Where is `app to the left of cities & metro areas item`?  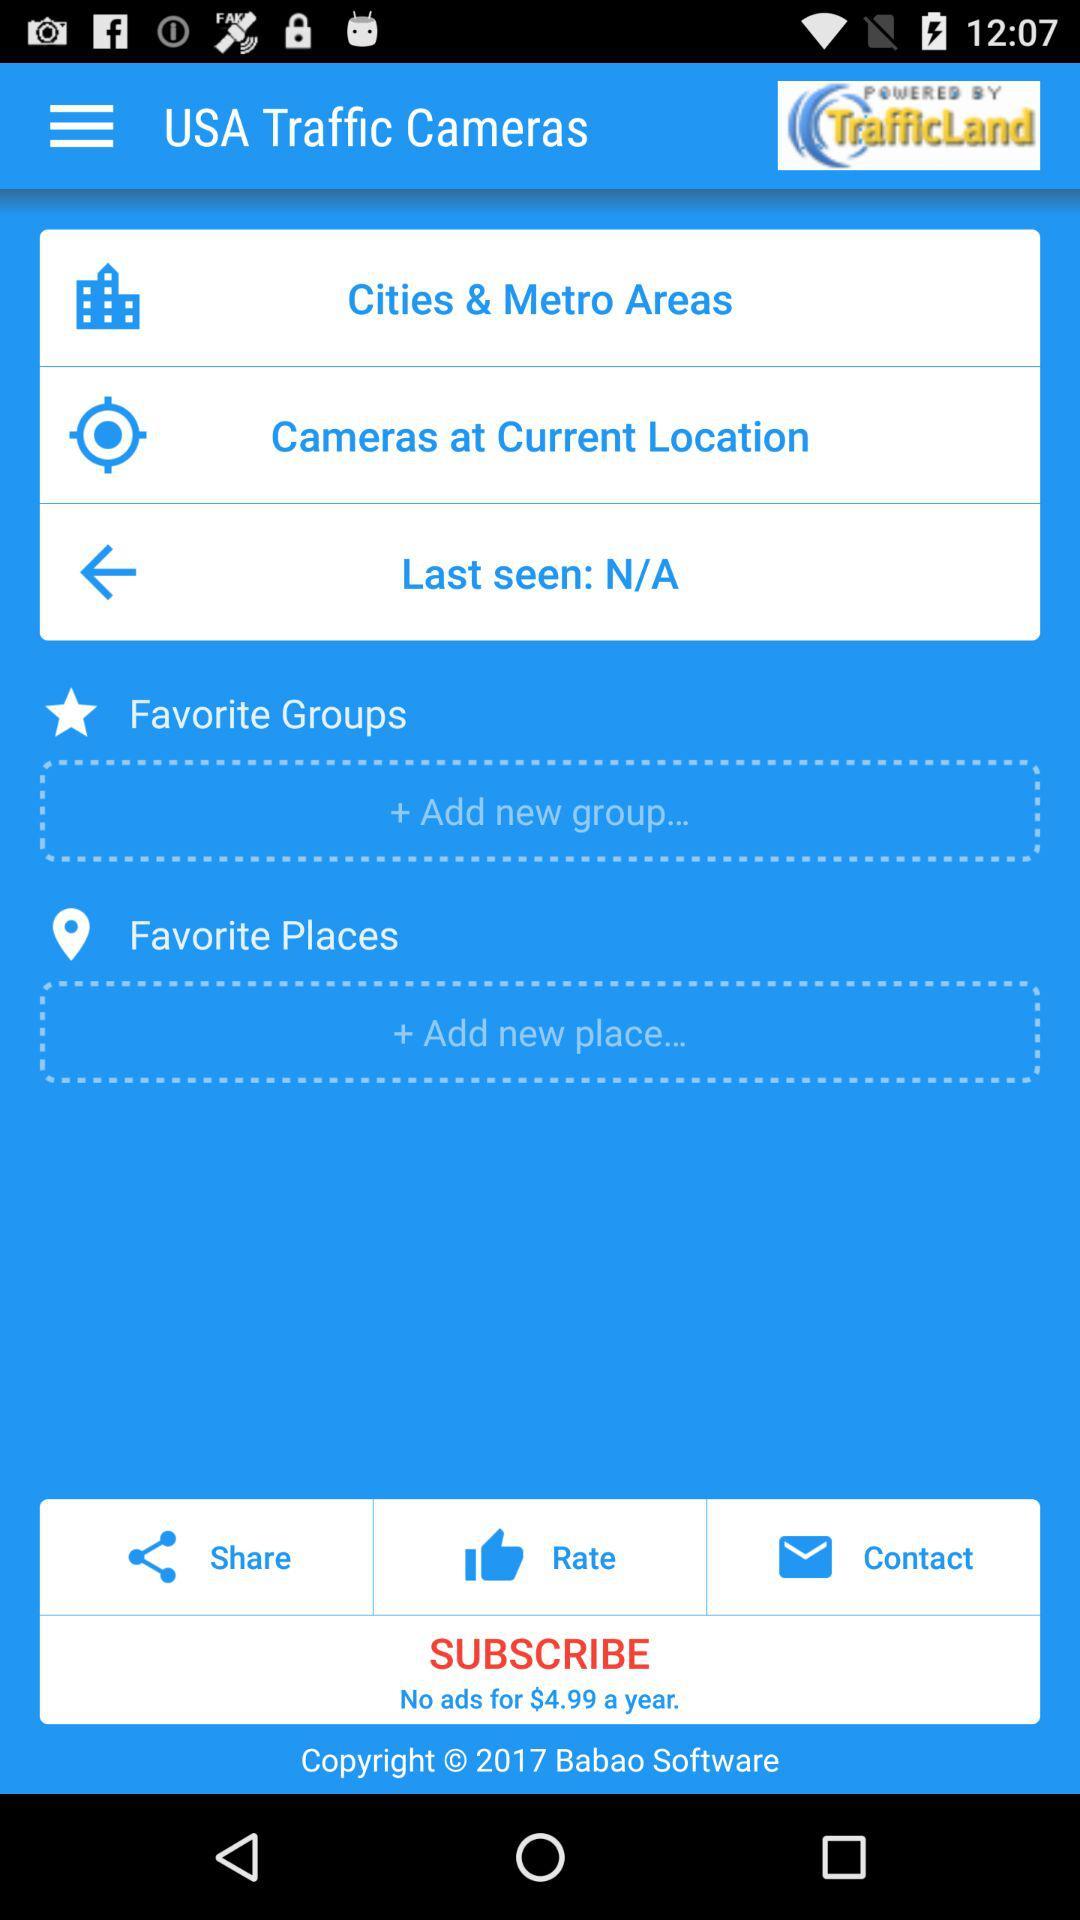
app to the left of cities & metro areas item is located at coordinates (108, 296).